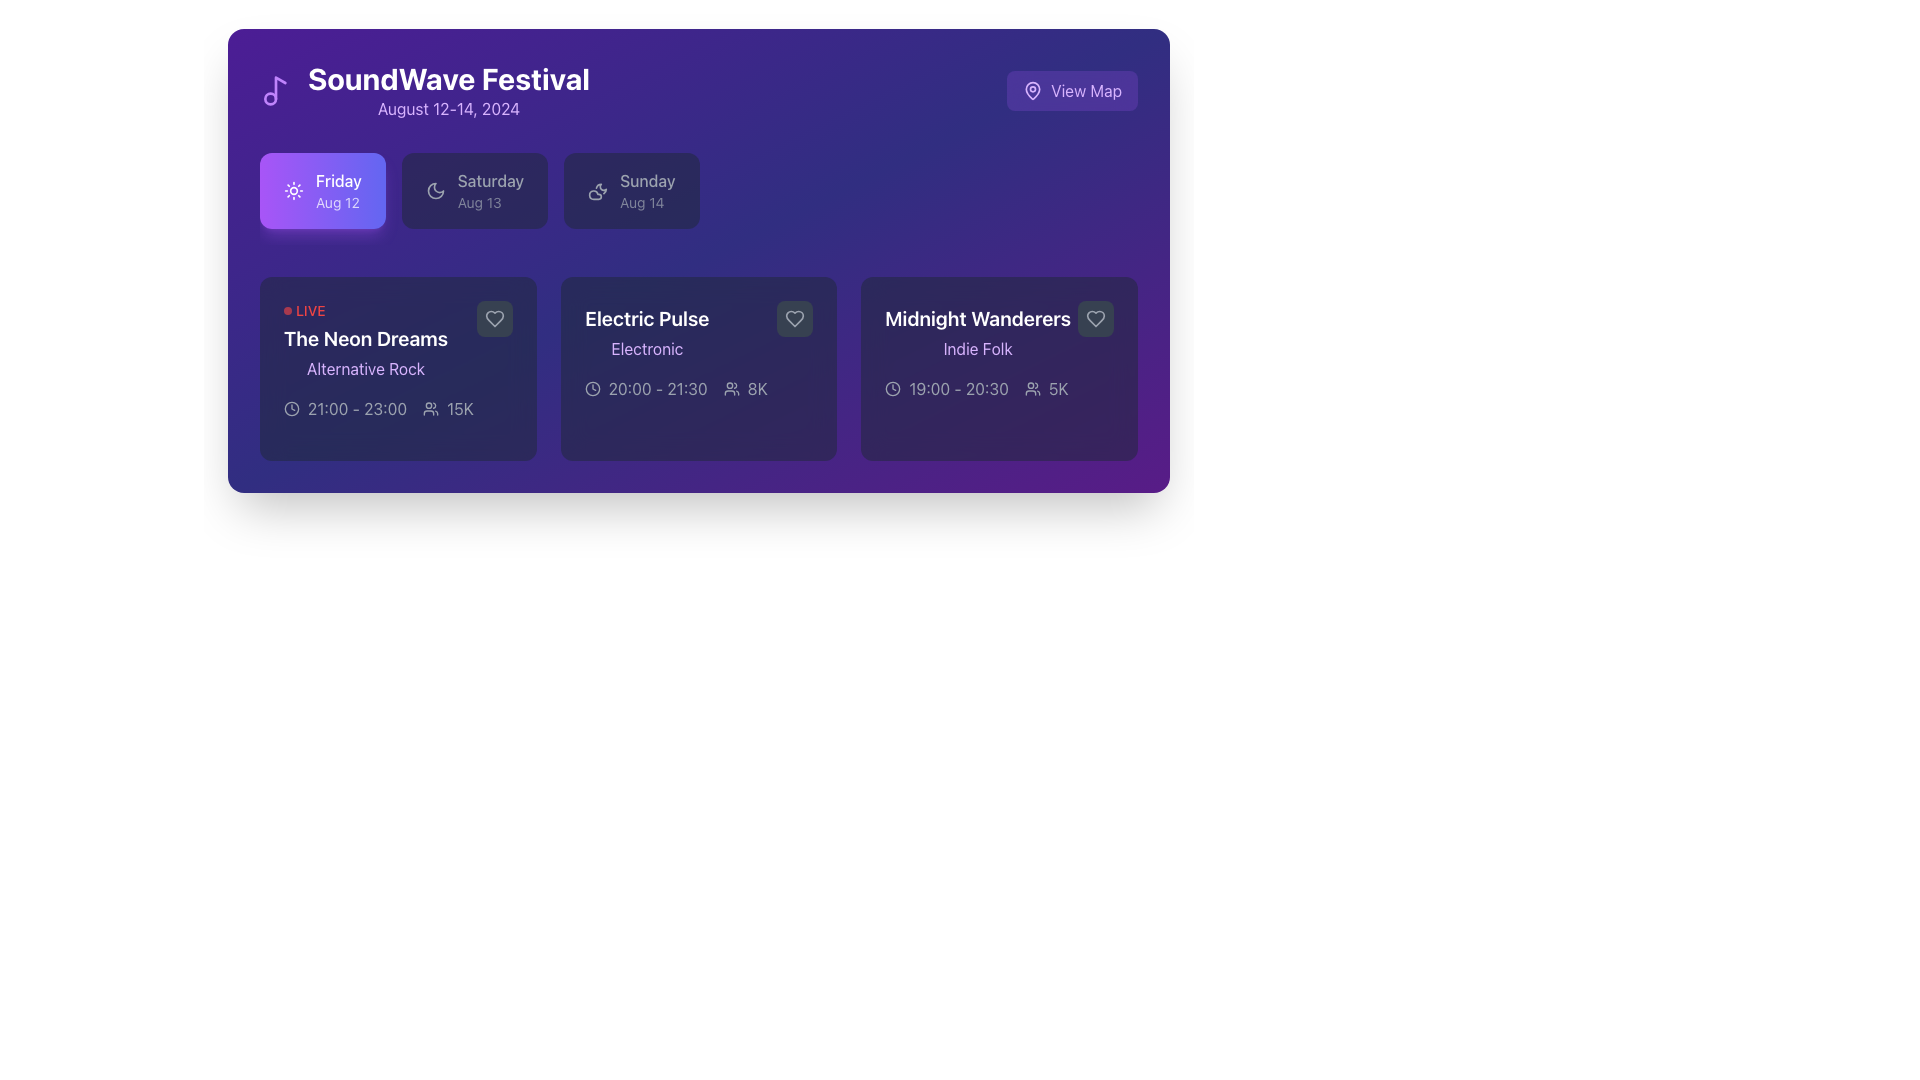 Image resolution: width=1920 pixels, height=1080 pixels. What do you see at coordinates (892, 389) in the screenshot?
I see `the timing duration icon located to the left of the '19:00 - 20:30' label within the 'Midnight Wanderers' card in the event schedule` at bounding box center [892, 389].